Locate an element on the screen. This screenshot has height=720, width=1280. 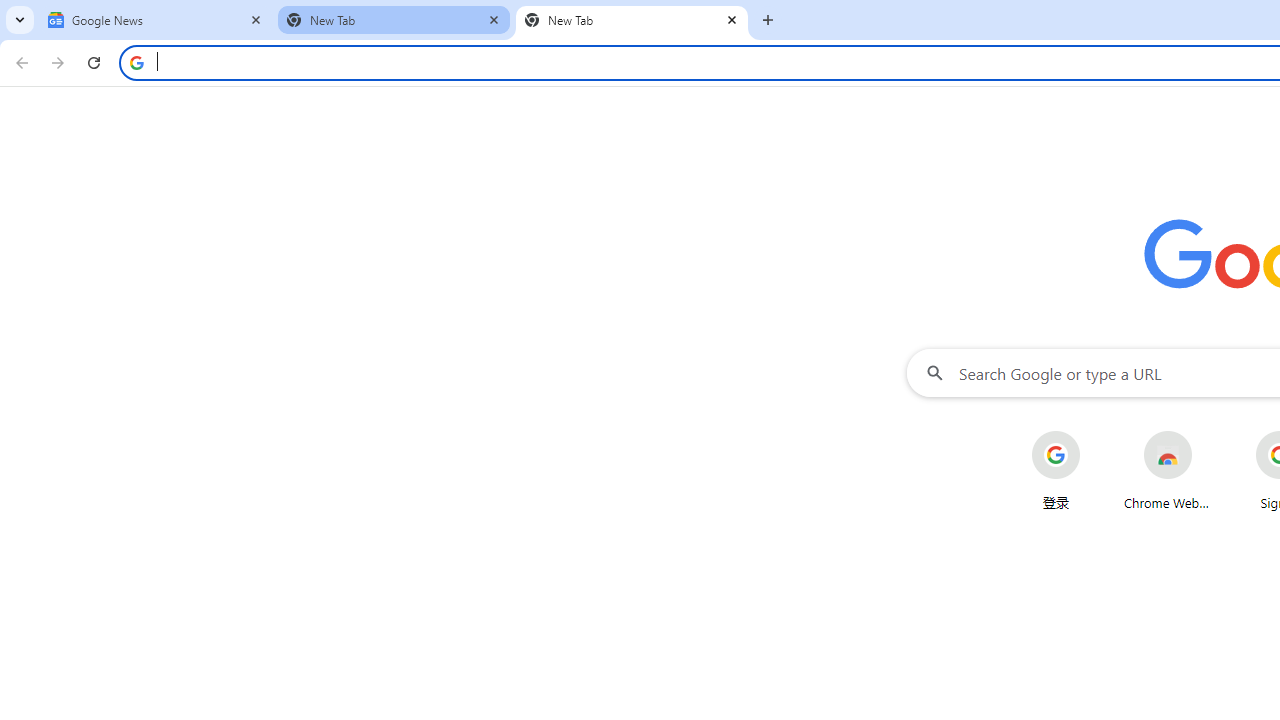
'Google News' is located at coordinates (155, 20).